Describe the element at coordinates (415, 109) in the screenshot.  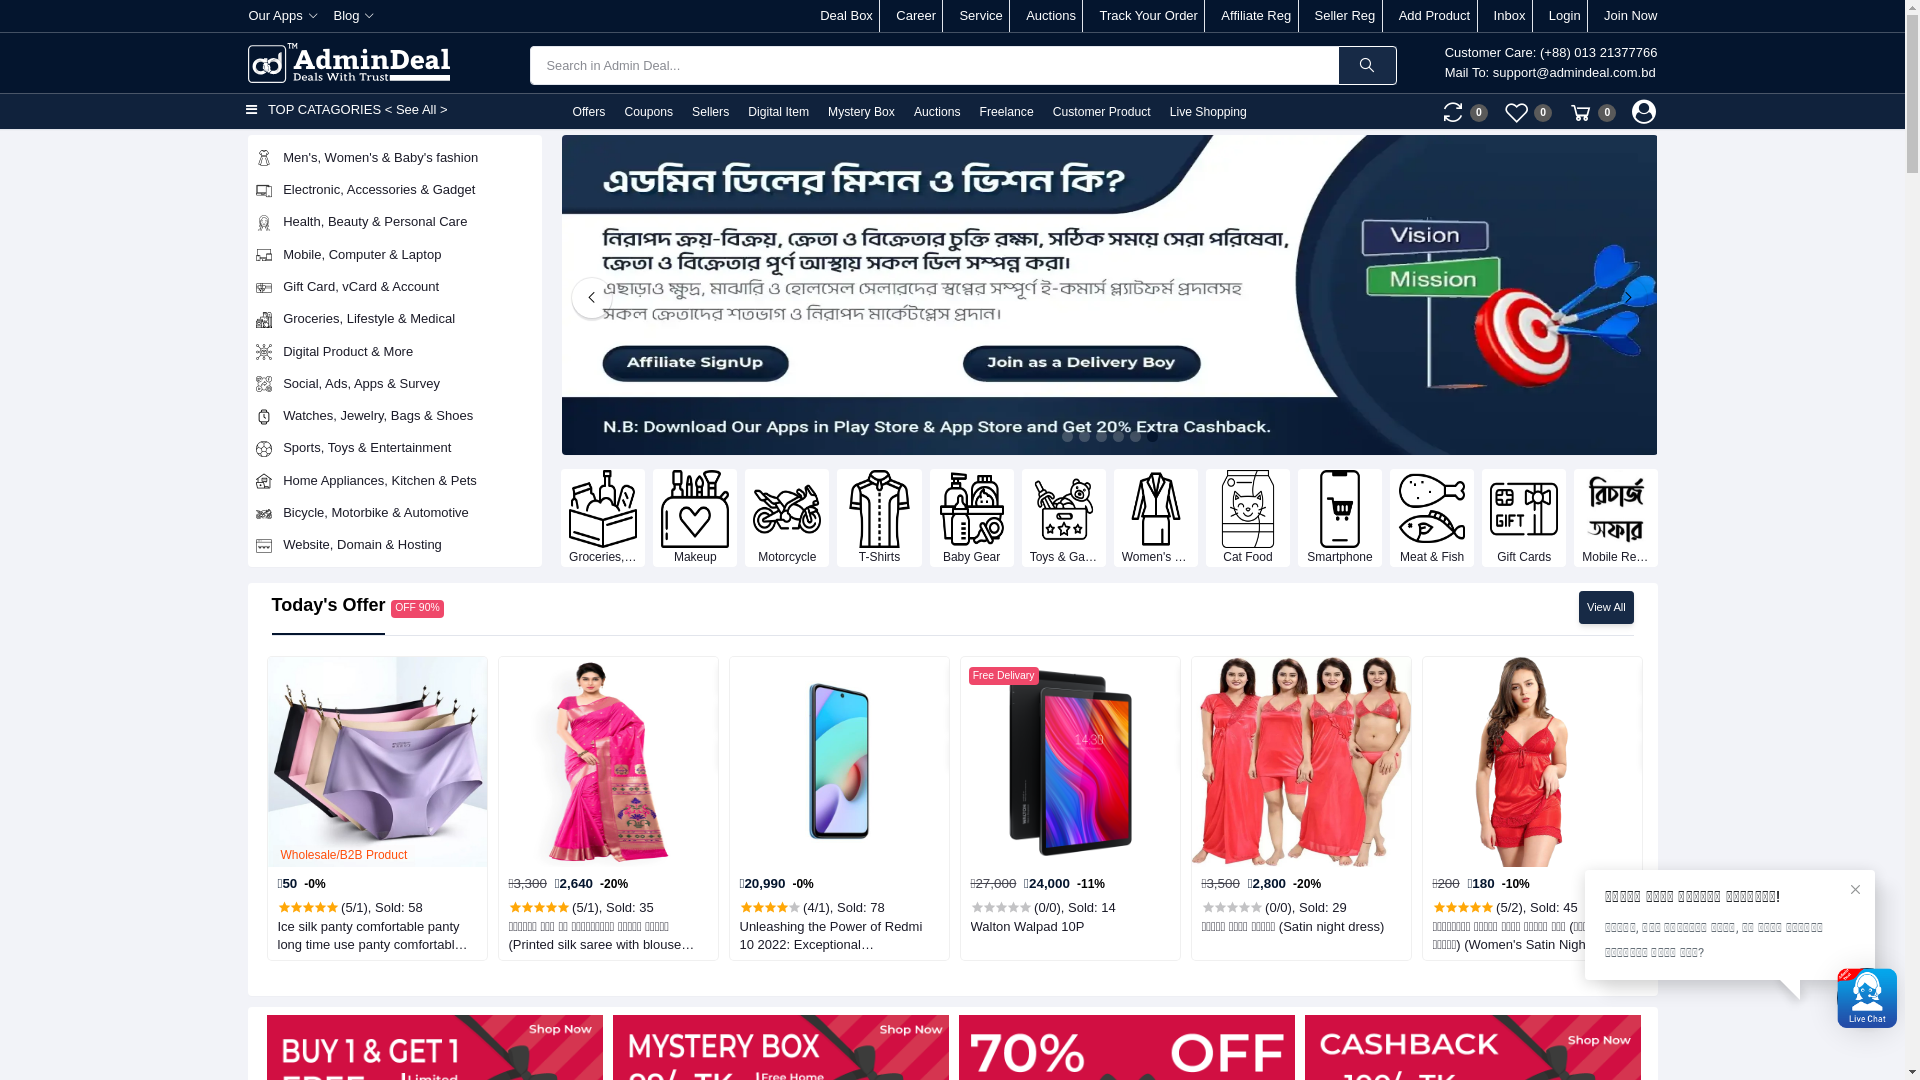
I see `'< See All >'` at that location.